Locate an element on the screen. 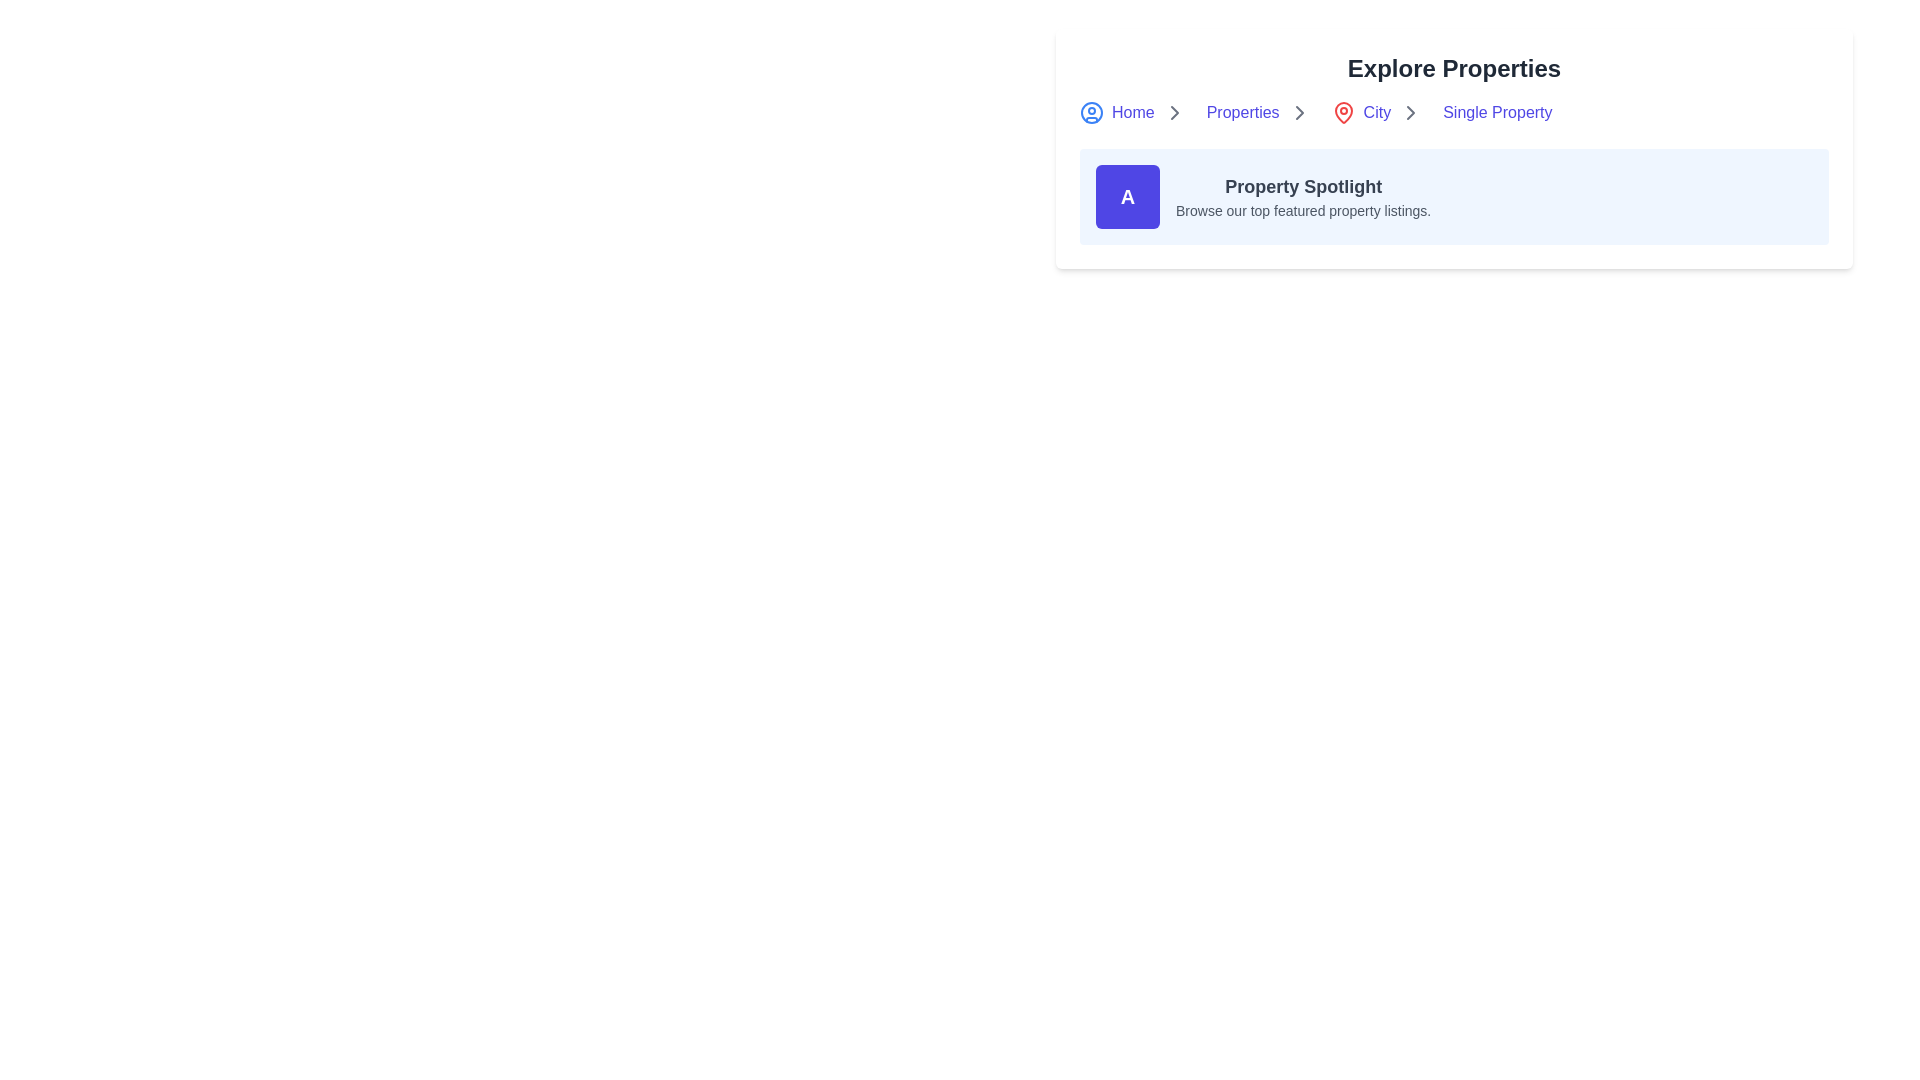 The height and width of the screenshot is (1080, 1920). the visual divider icon in the breadcrumb navigation bar, located between 'Properties' and 'City' is located at coordinates (1299, 112).